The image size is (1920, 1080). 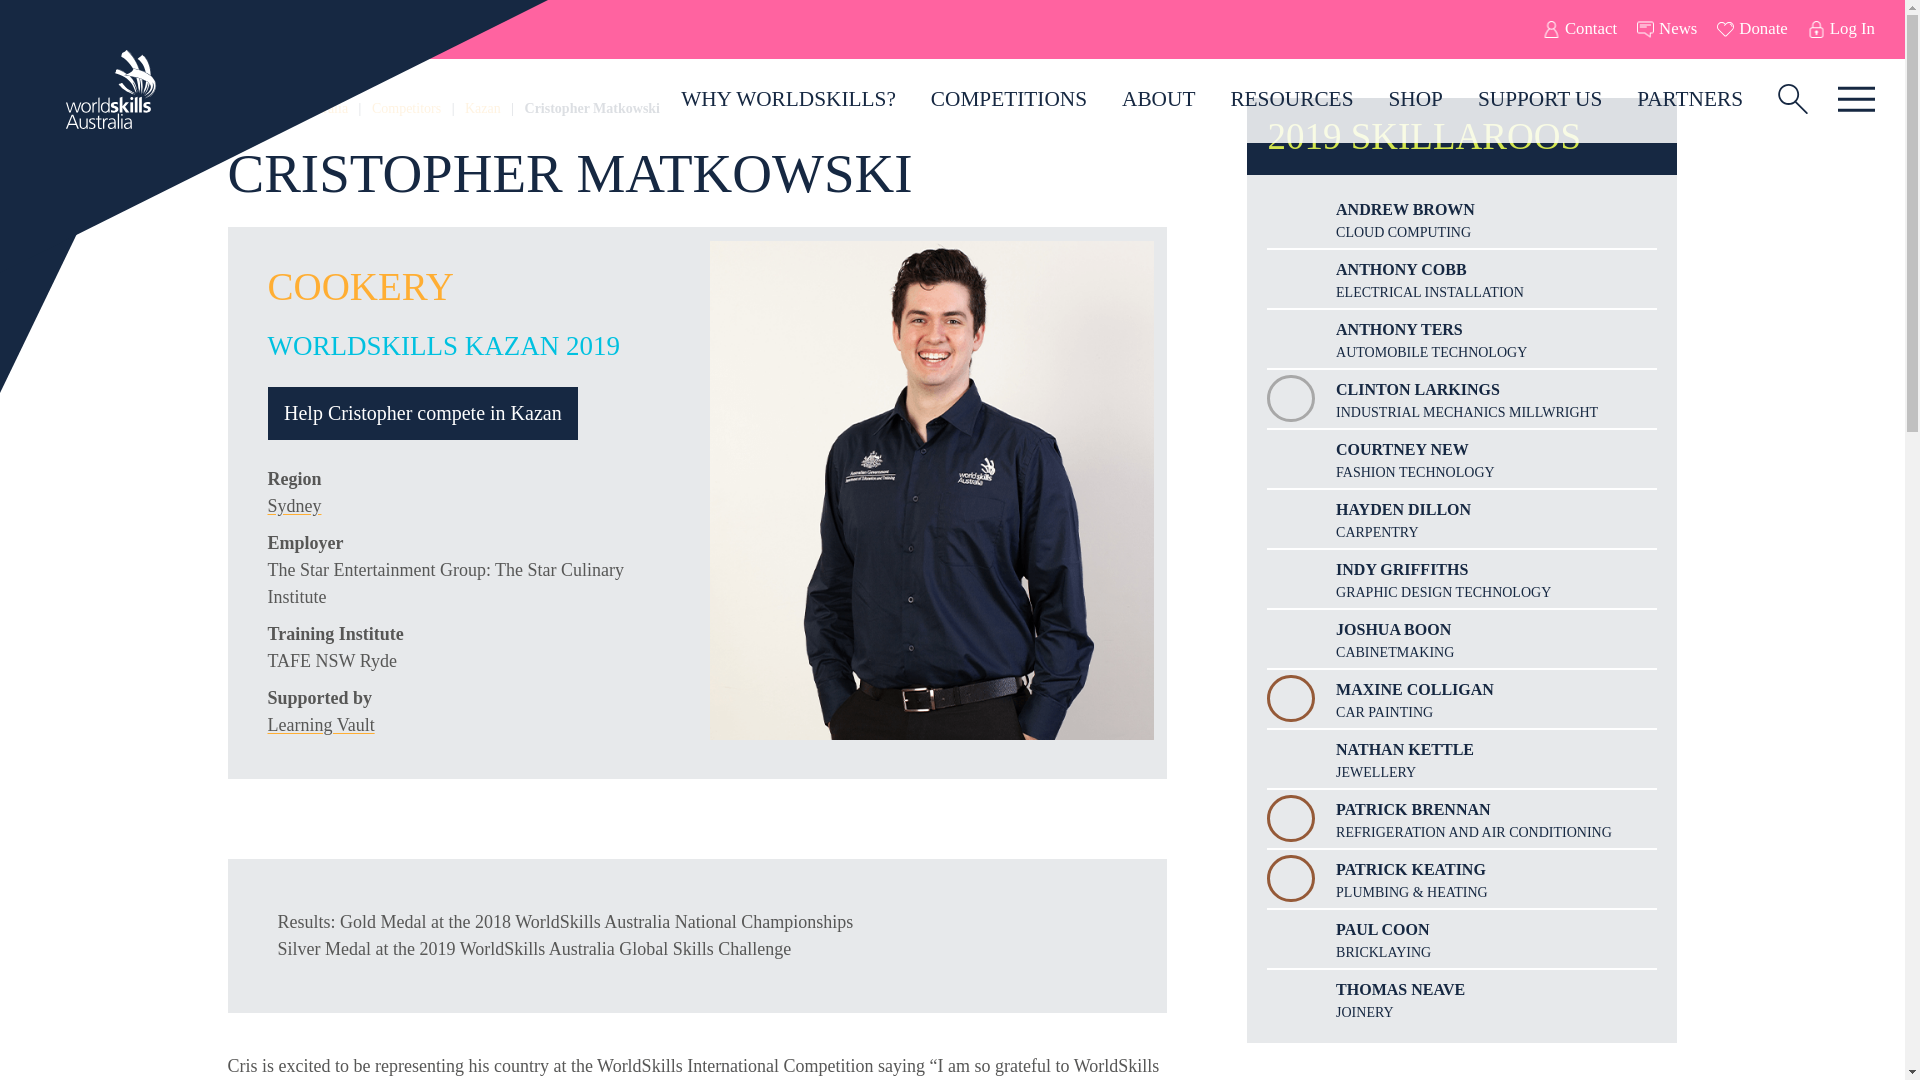 I want to click on 'Kazan', so click(x=483, y=108).